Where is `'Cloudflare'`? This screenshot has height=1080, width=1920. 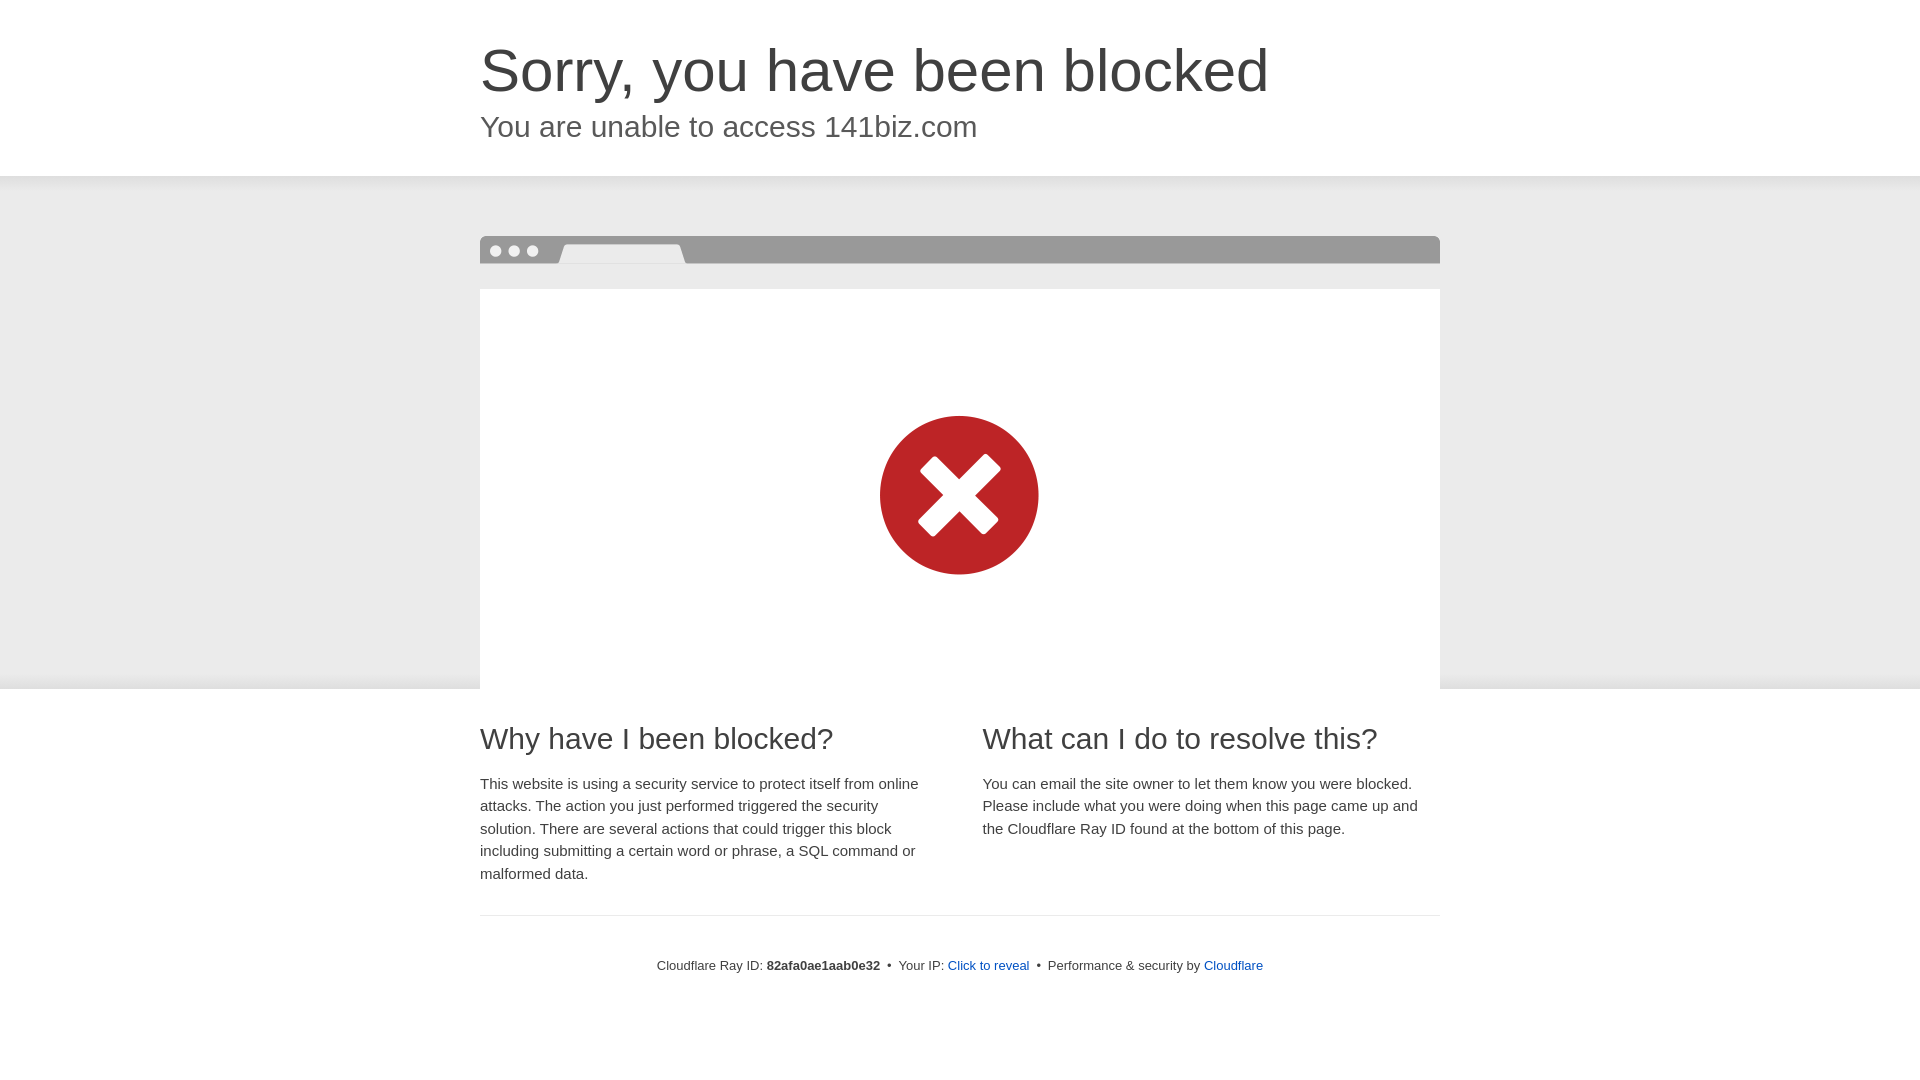
'Cloudflare' is located at coordinates (1232, 964).